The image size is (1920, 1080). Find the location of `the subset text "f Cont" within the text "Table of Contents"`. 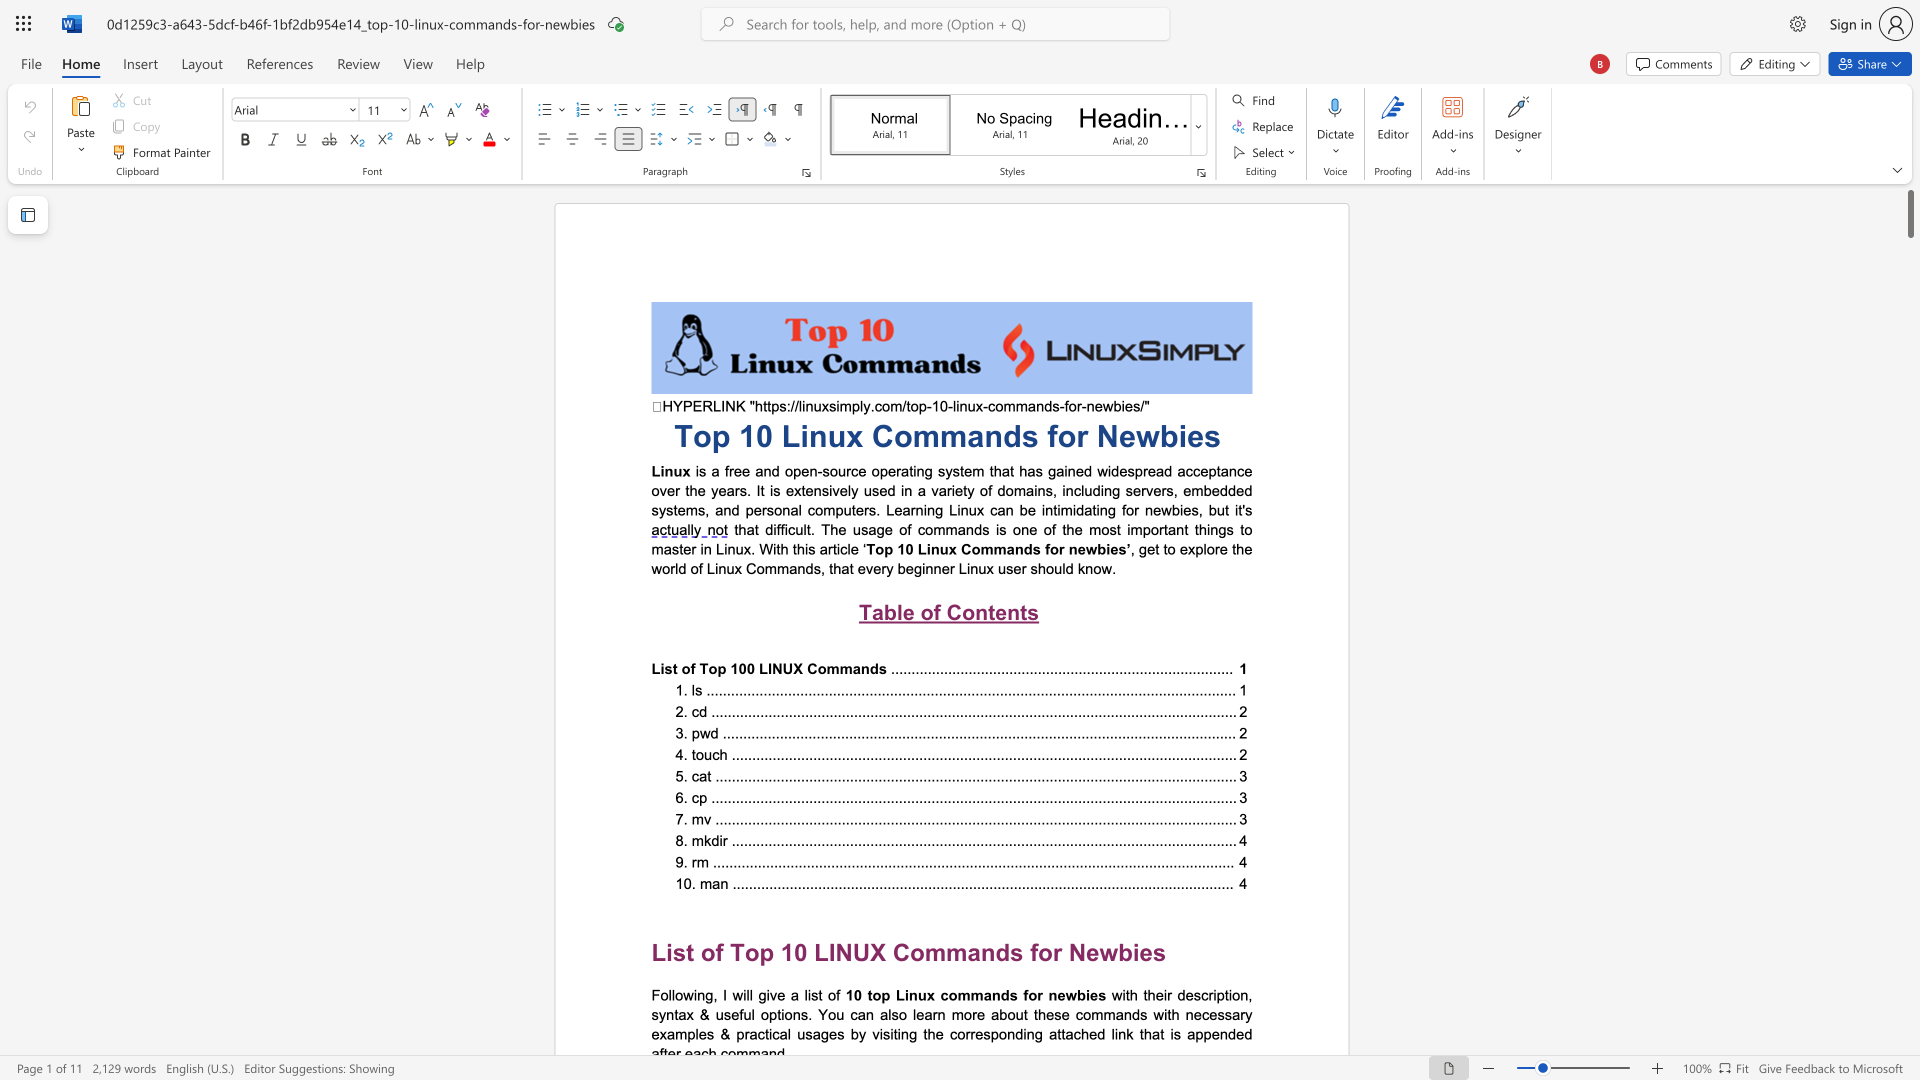

the subset text "f Cont" within the text "Table of Contents" is located at coordinates (932, 611).